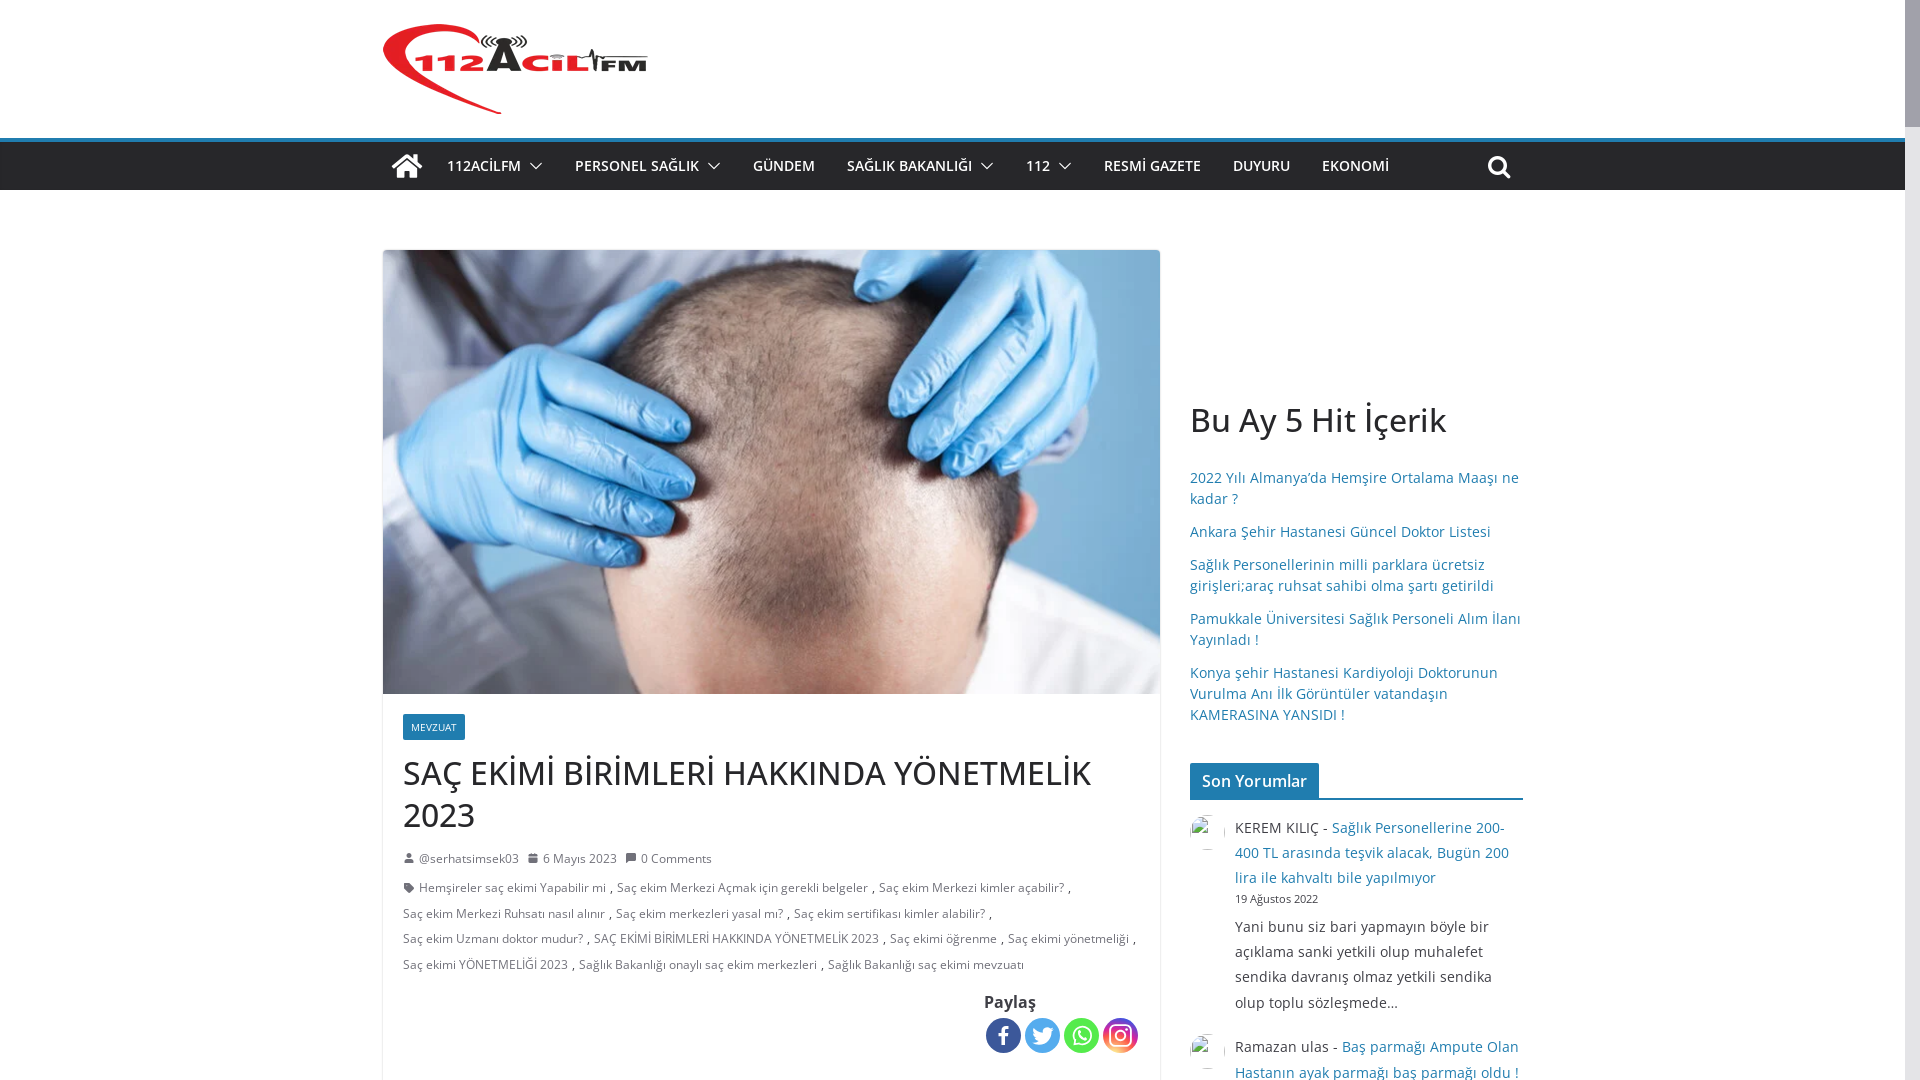 This screenshot has width=1920, height=1080. What do you see at coordinates (667, 858) in the screenshot?
I see `'0 Comments'` at bounding box center [667, 858].